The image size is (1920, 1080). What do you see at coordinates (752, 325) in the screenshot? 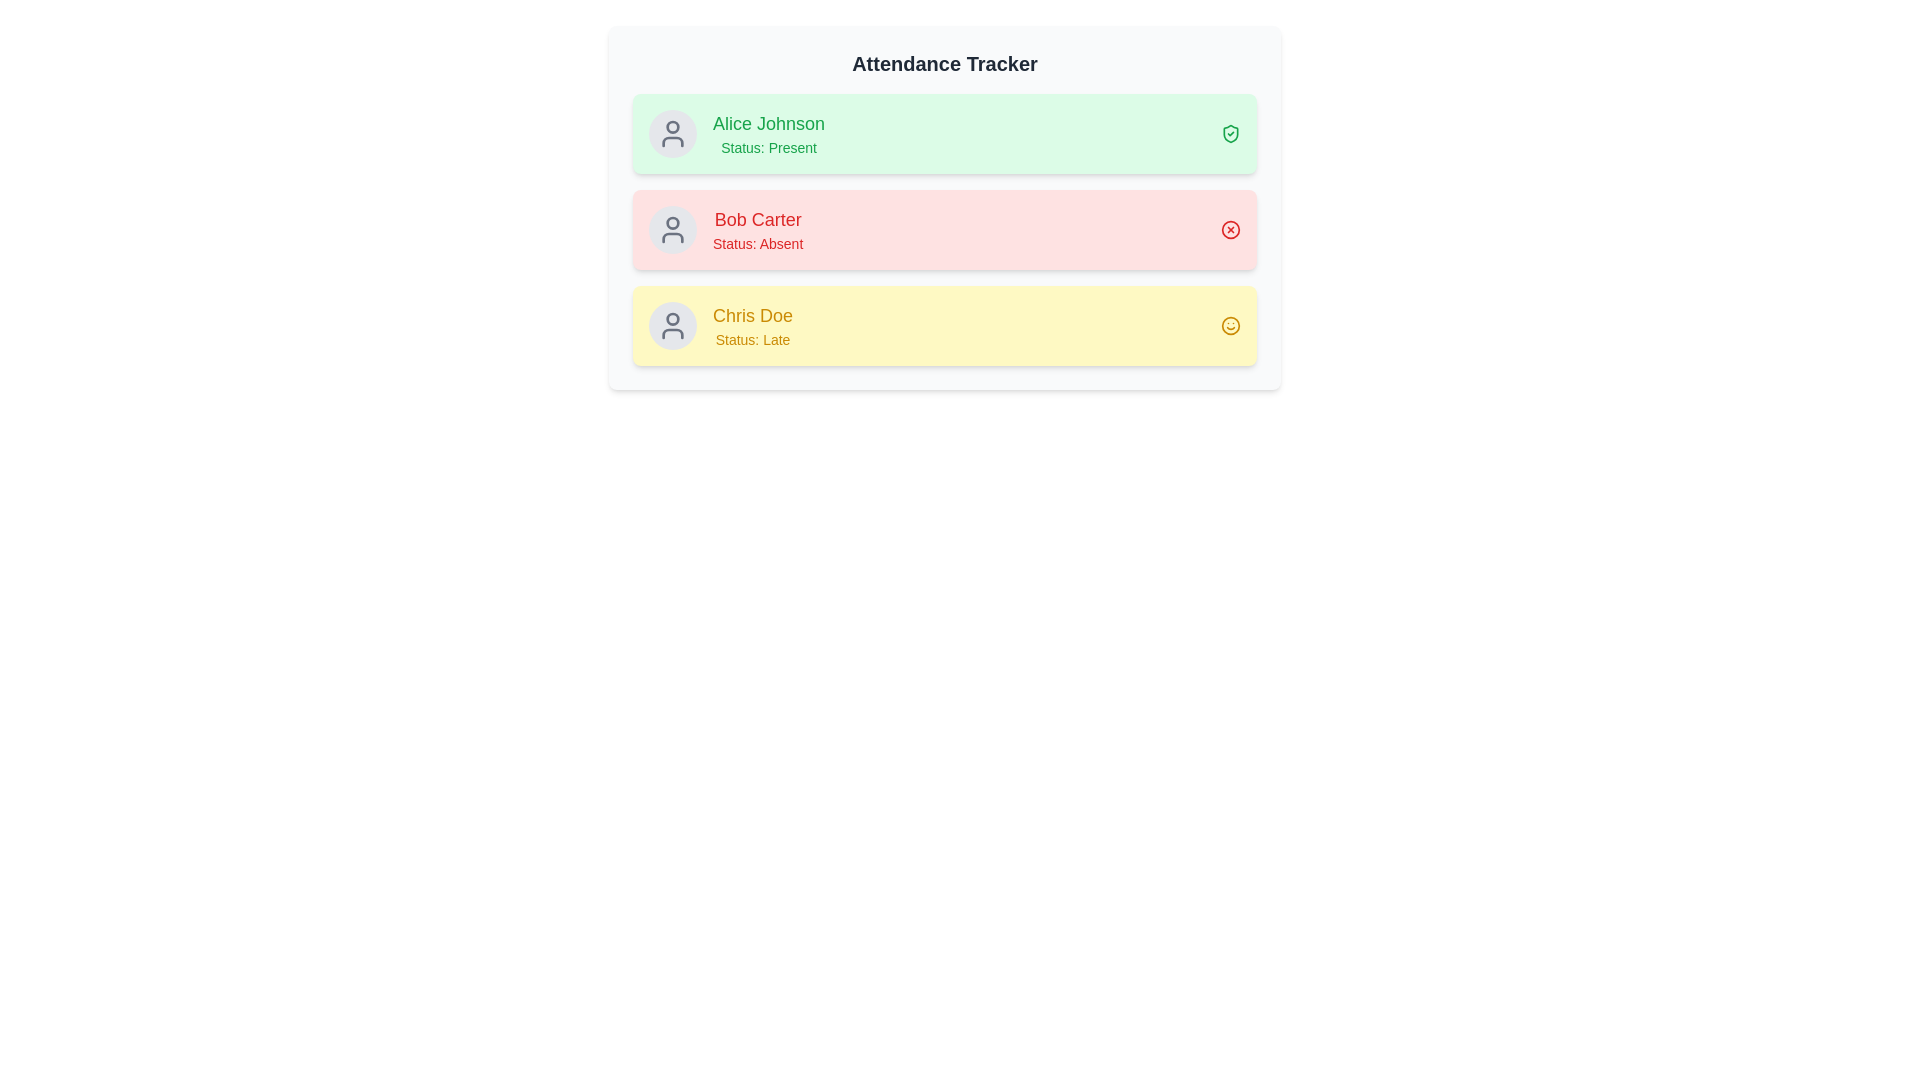
I see `the Text Display that shows the user's name 'Chris Doe' and attendance status 'Late', located in the third row of user status entries, to the right of a circular icon placeholder` at bounding box center [752, 325].